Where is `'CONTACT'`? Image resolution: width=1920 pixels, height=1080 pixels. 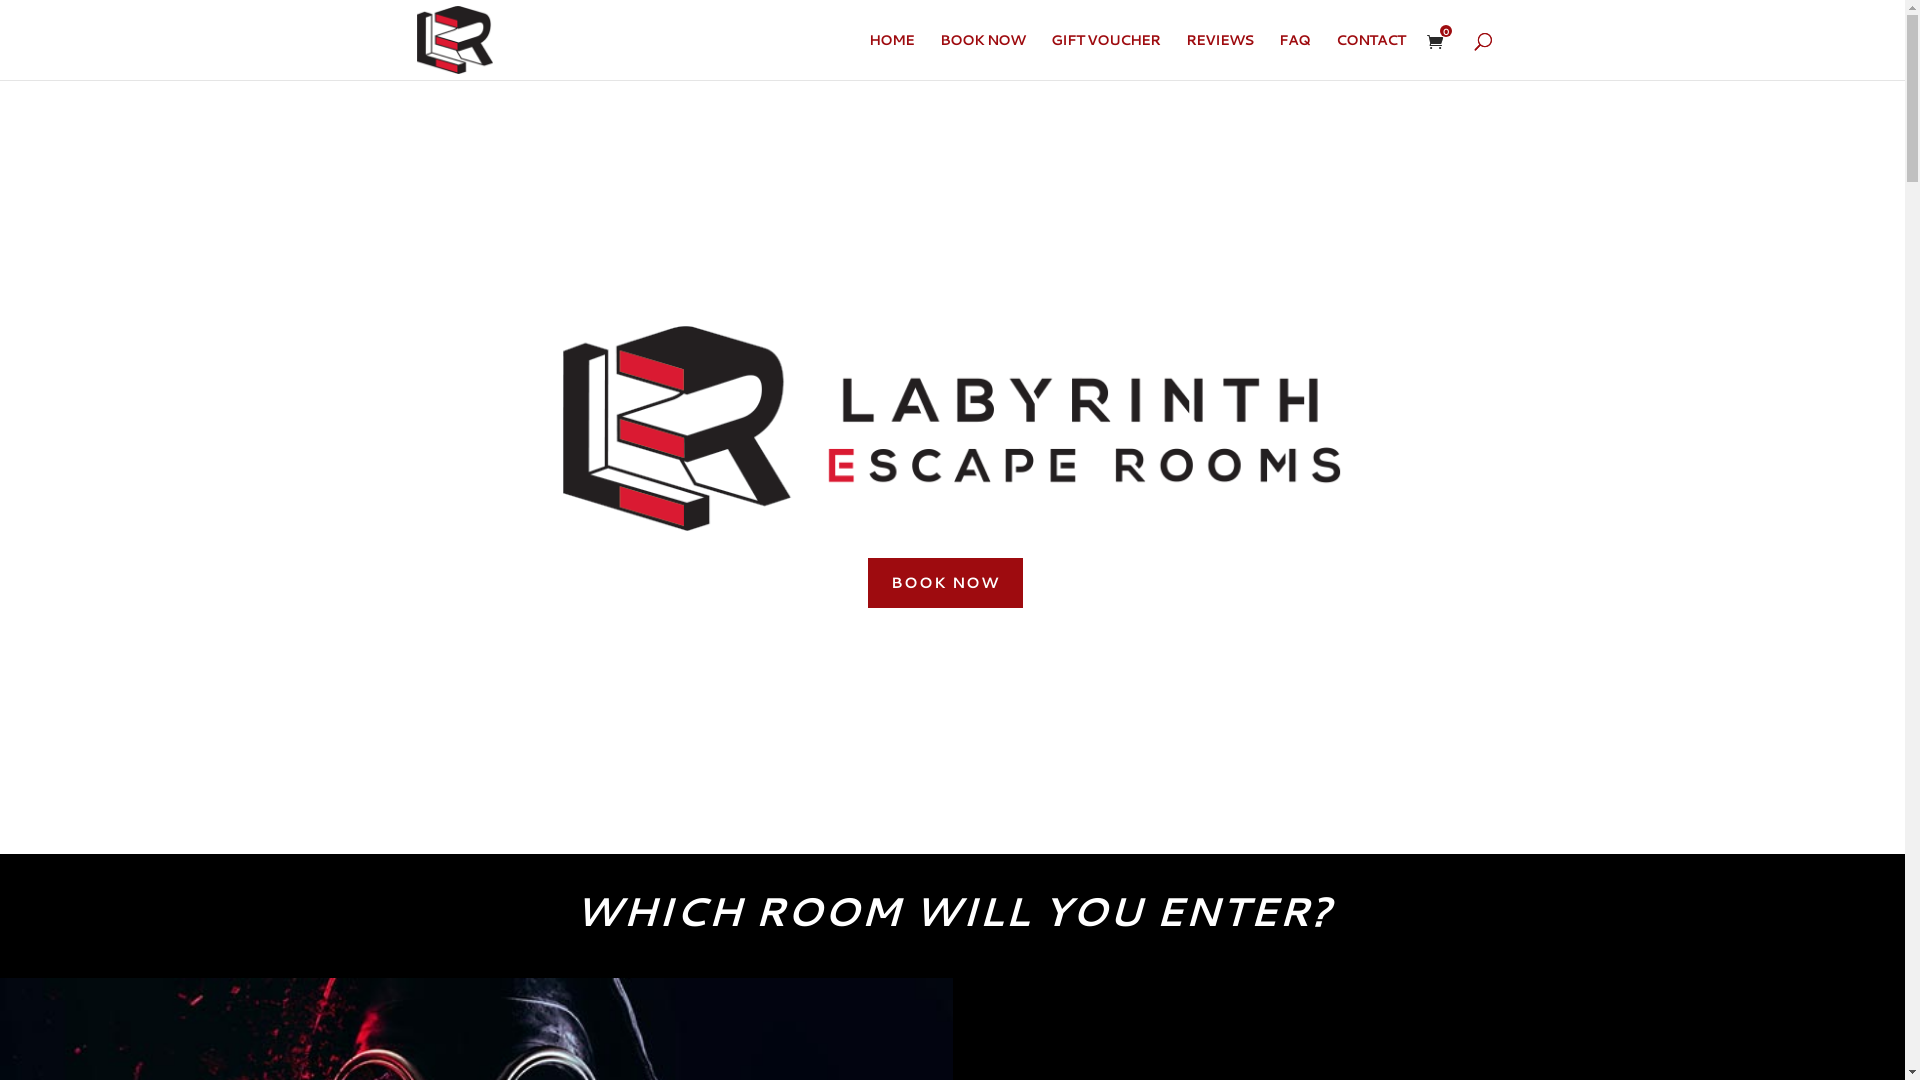
'CONTACT' is located at coordinates (1369, 55).